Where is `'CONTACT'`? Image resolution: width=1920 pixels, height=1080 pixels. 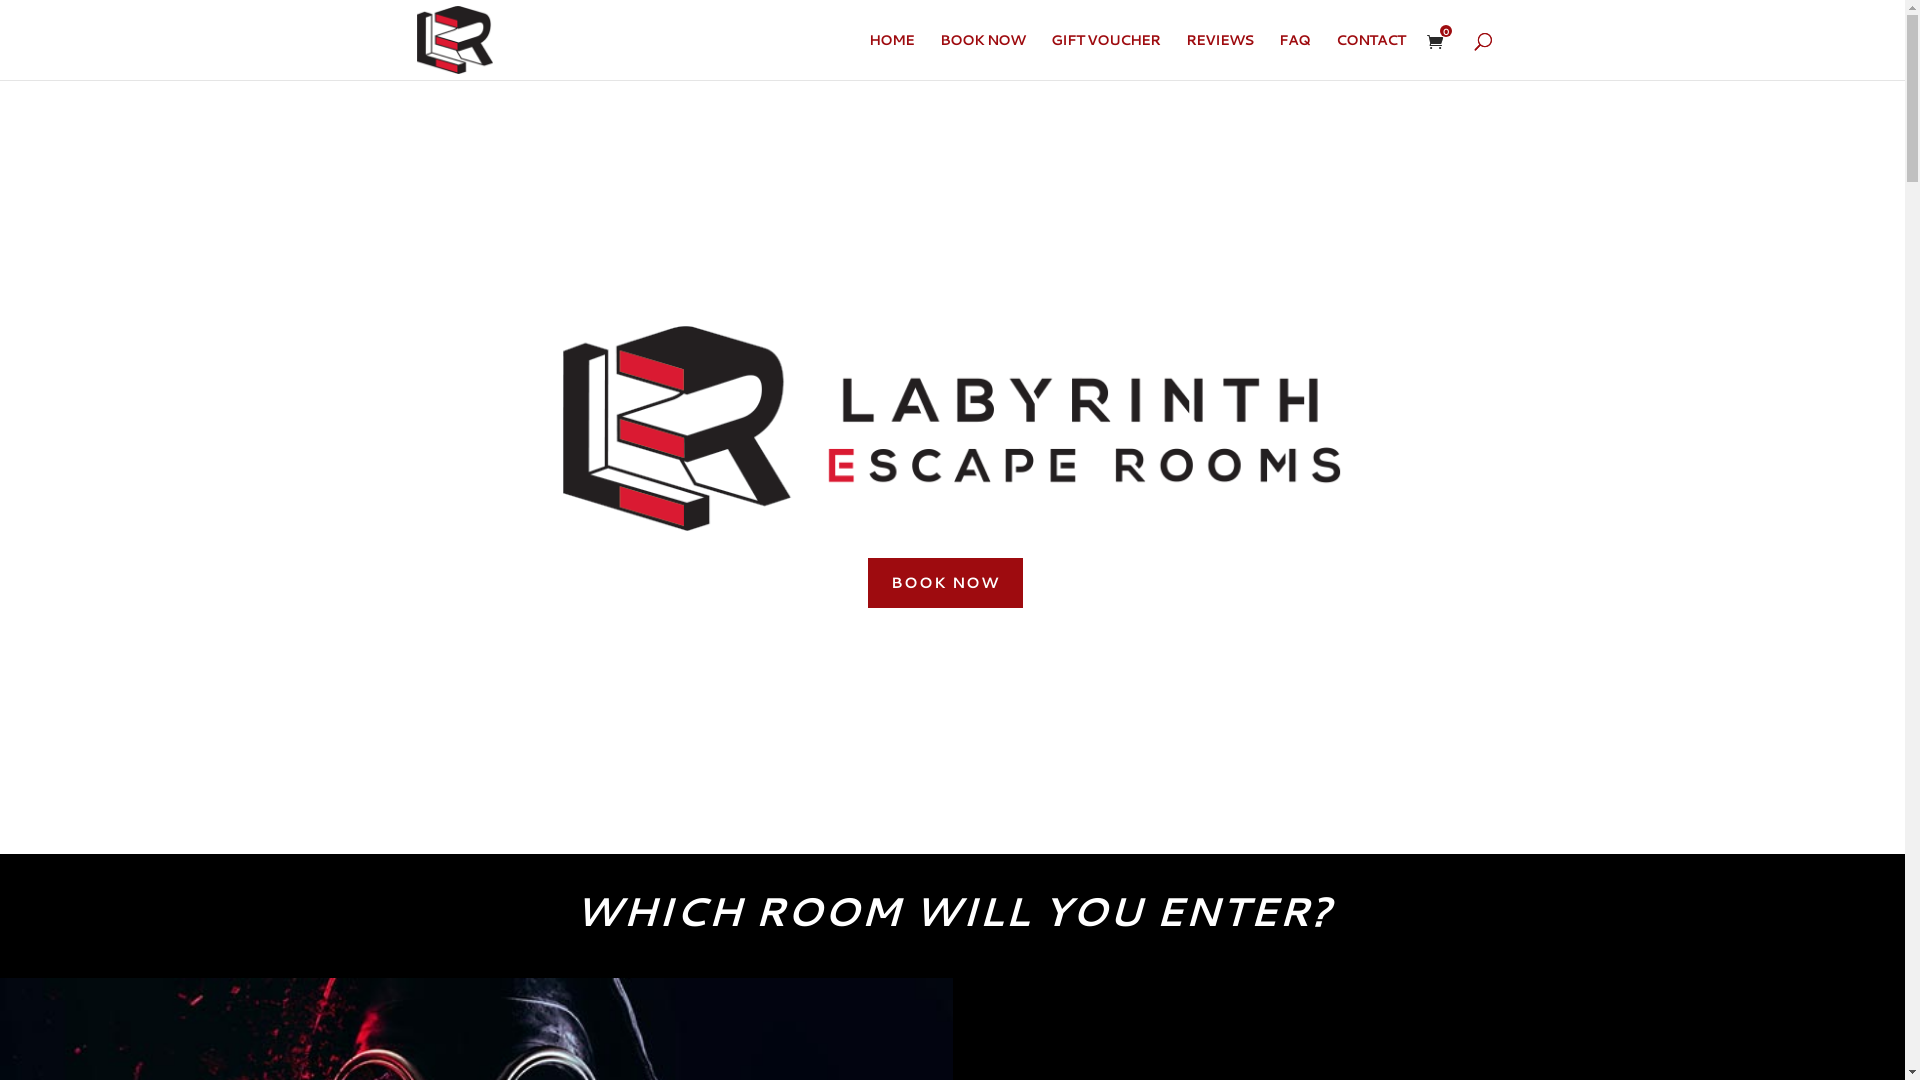
'CONTACT' is located at coordinates (1369, 55).